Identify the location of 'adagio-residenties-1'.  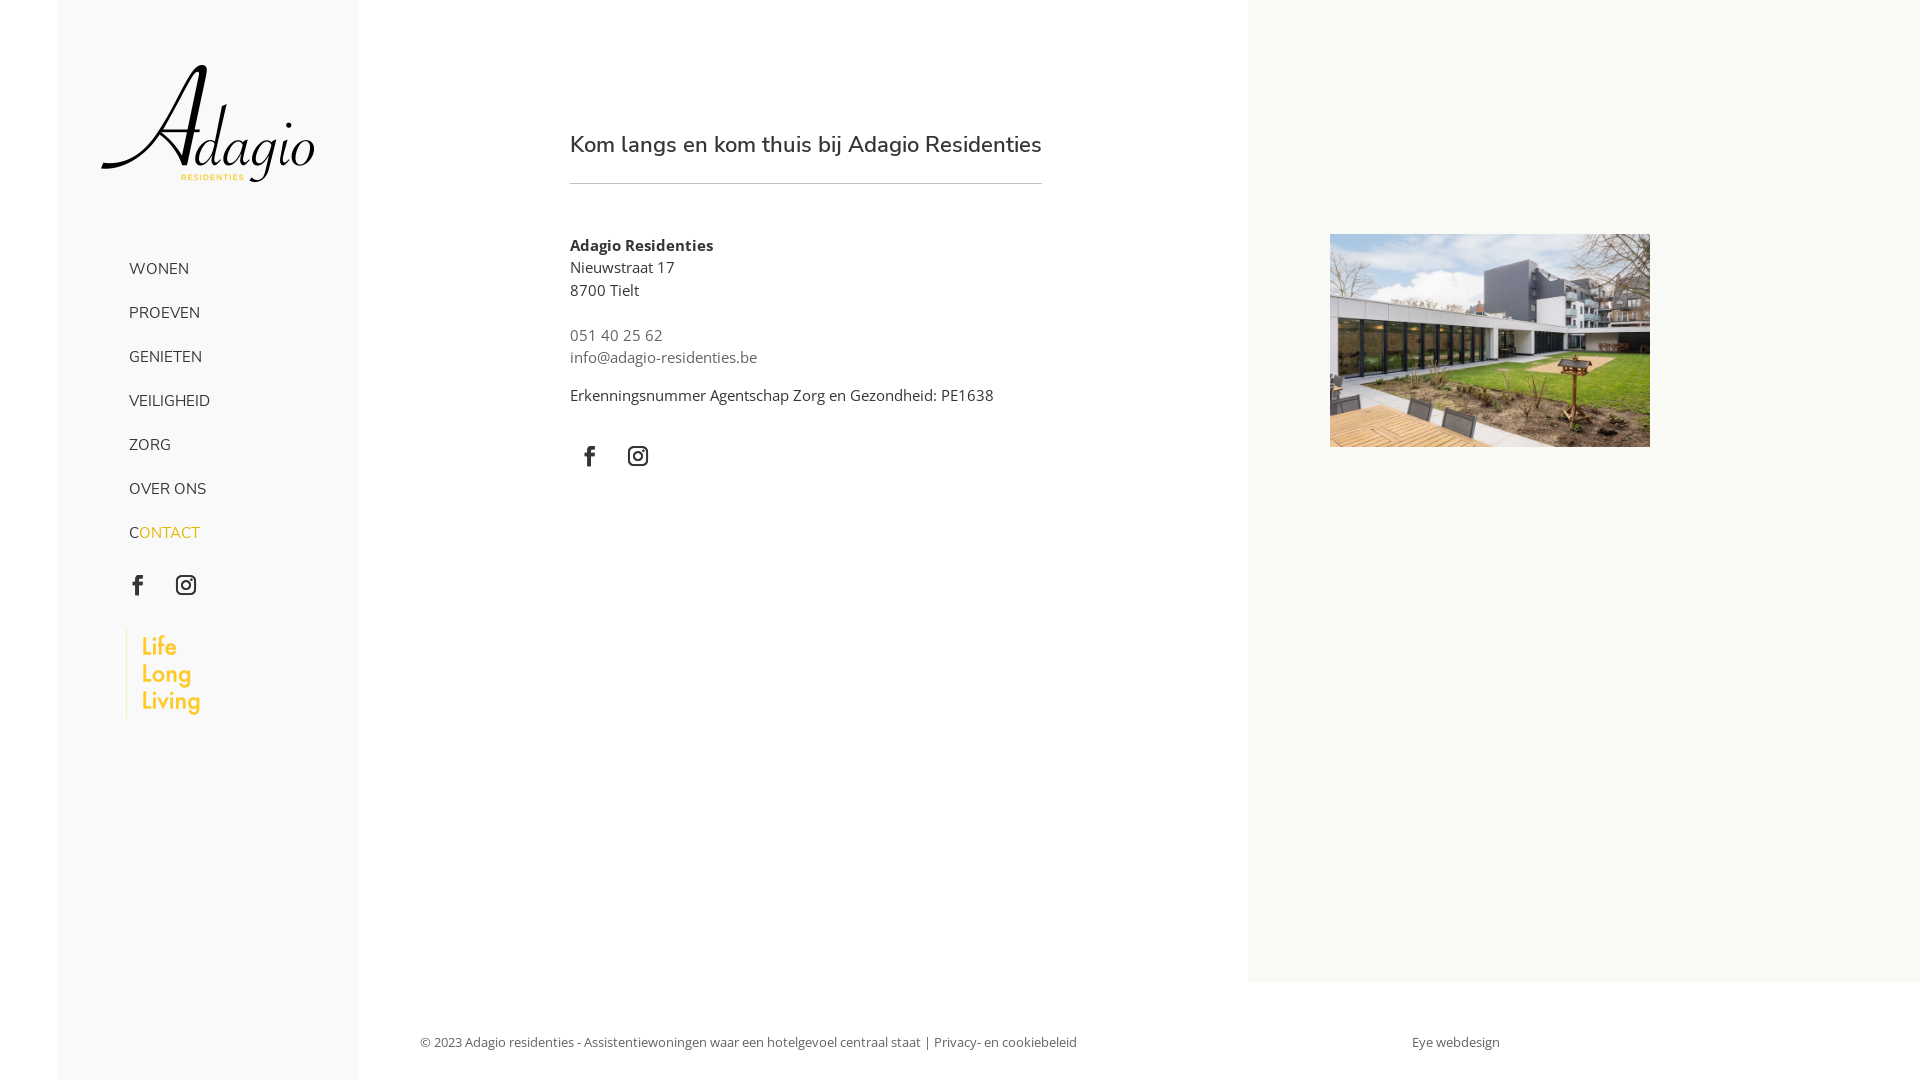
(1329, 339).